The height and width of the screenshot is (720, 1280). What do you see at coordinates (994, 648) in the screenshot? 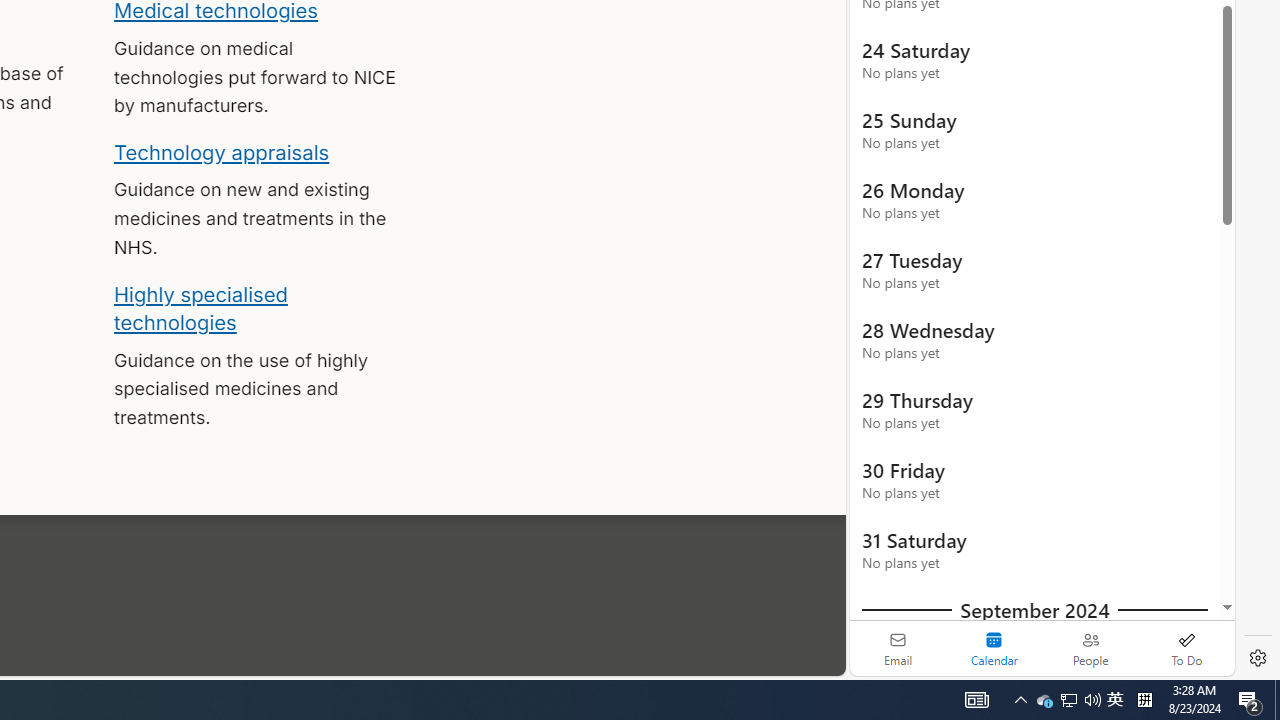
I see `'Selected calendar module. Date today is 22'` at bounding box center [994, 648].